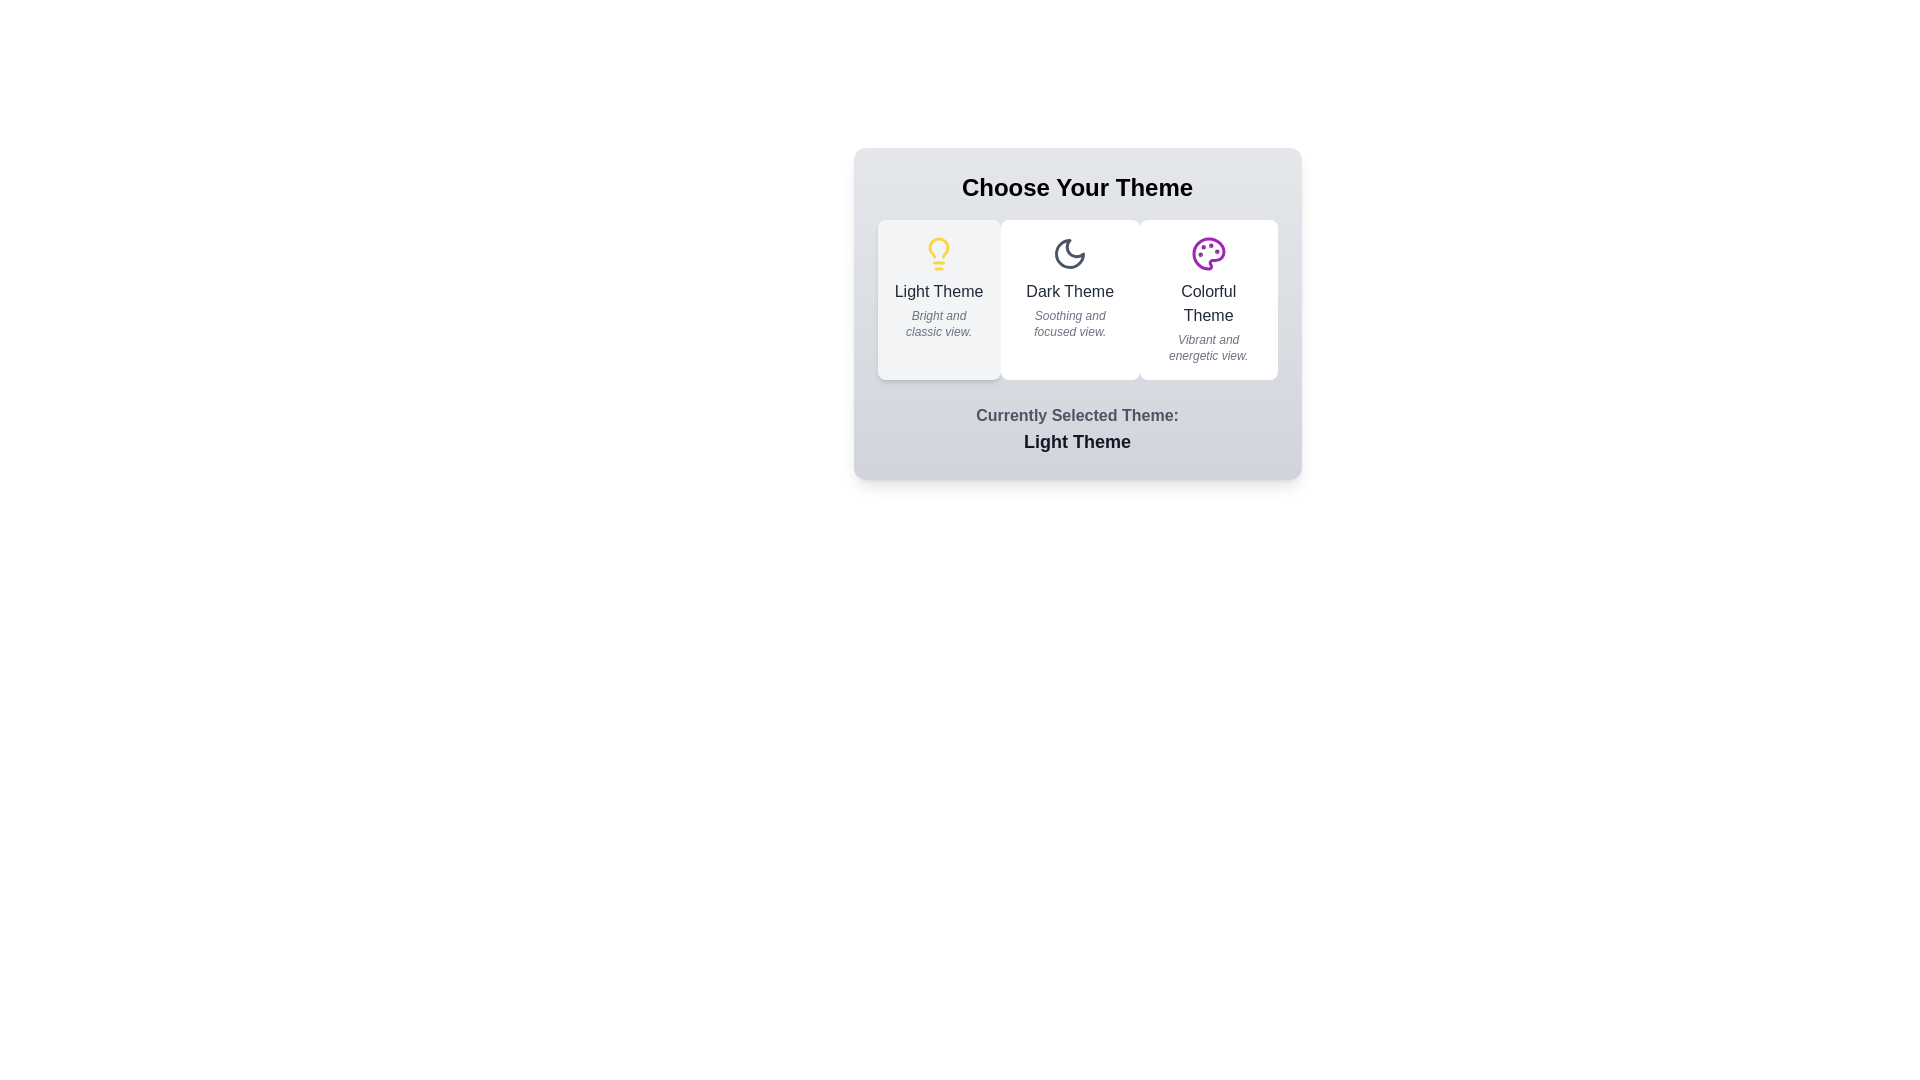  I want to click on the button corresponding to the Light Theme theme to select it, so click(938, 300).